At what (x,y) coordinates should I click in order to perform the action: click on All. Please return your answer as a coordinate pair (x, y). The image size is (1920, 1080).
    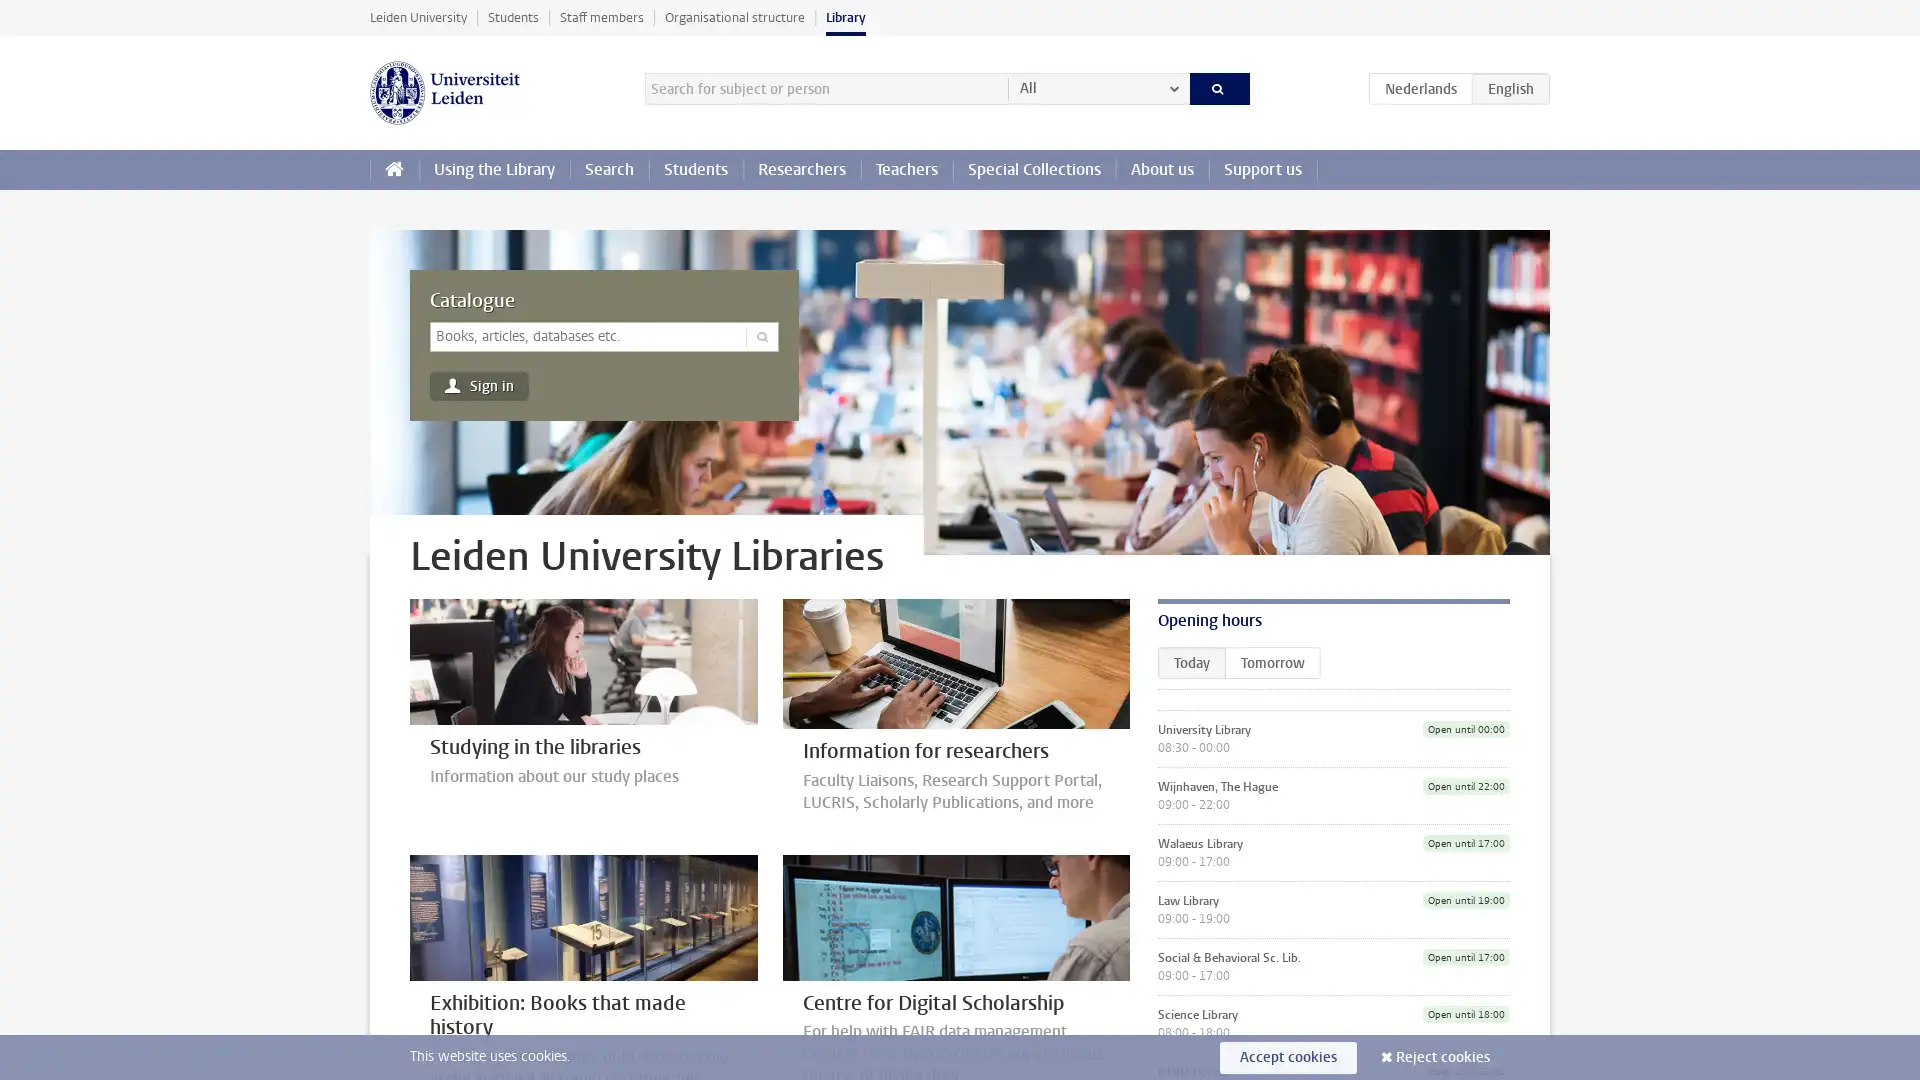
    Looking at the image, I should click on (1097, 87).